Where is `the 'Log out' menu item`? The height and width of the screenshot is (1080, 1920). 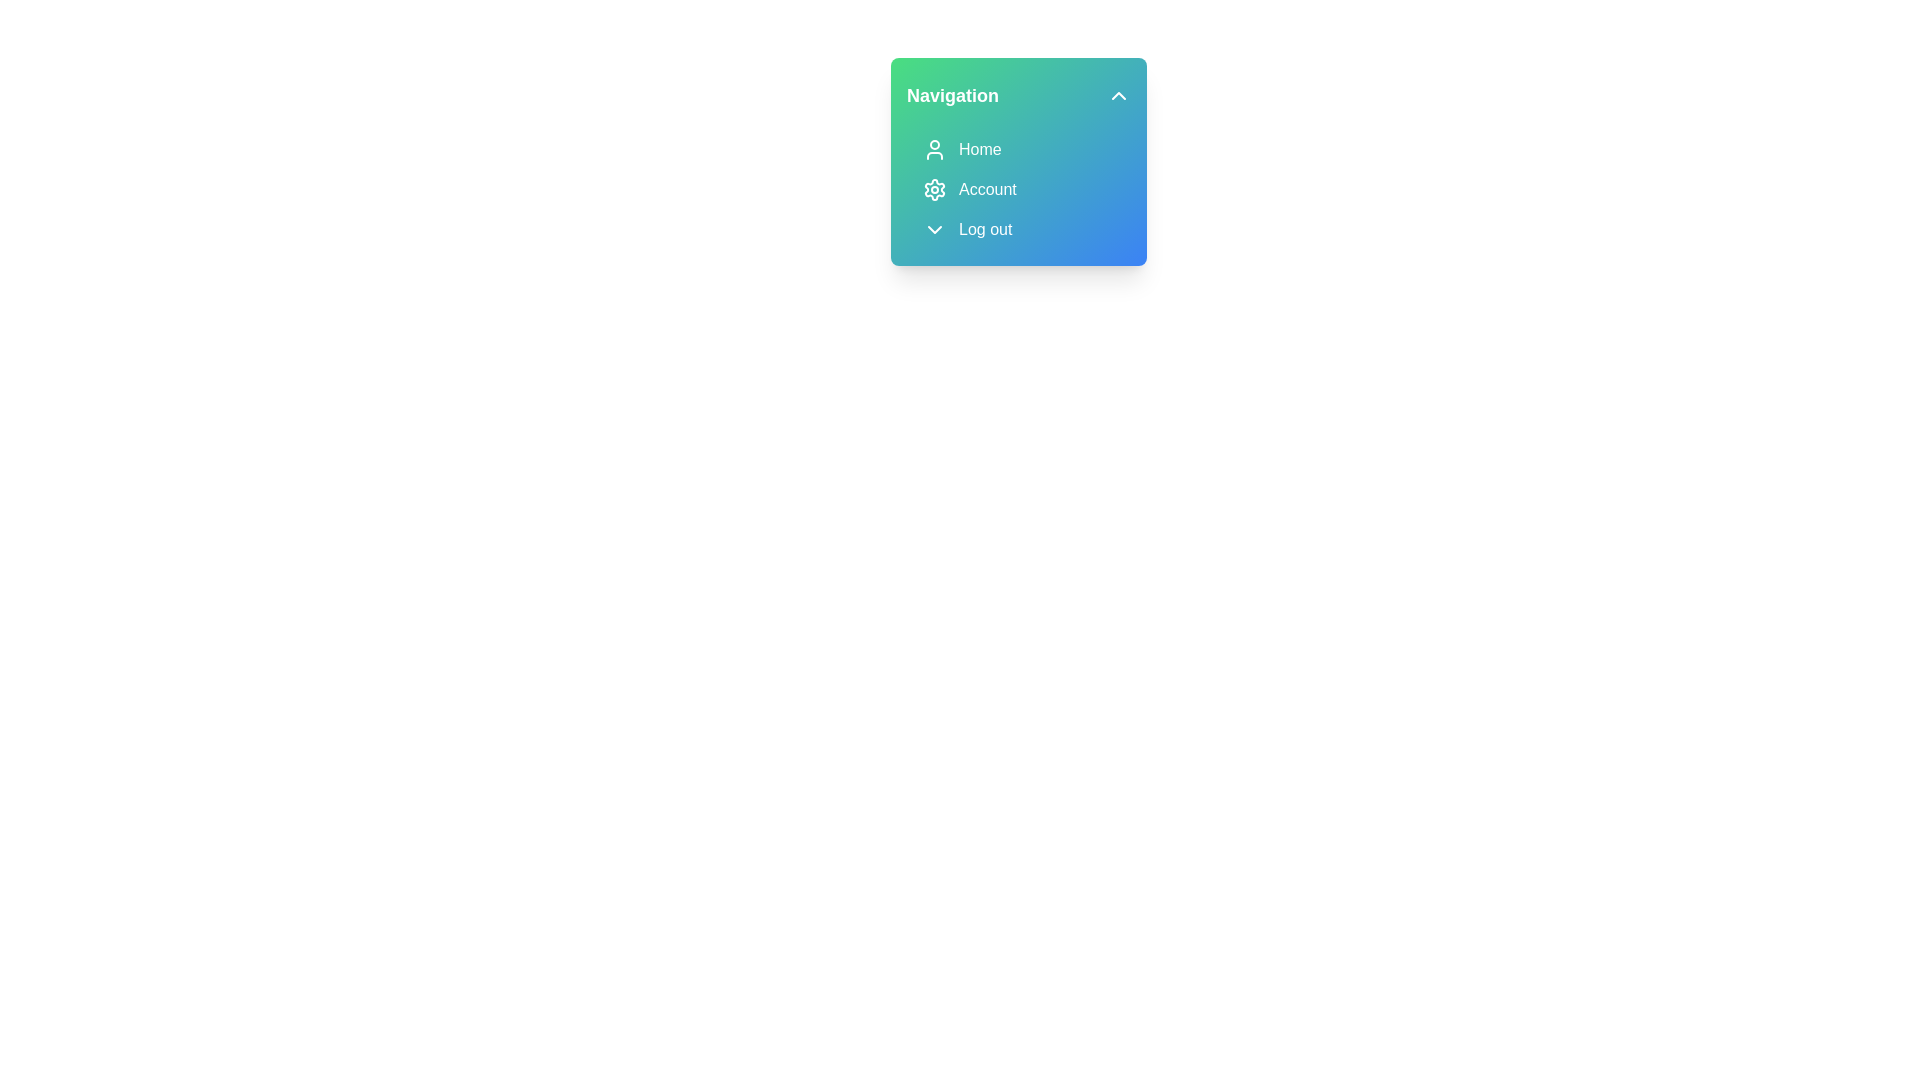
the 'Log out' menu item is located at coordinates (1018, 229).